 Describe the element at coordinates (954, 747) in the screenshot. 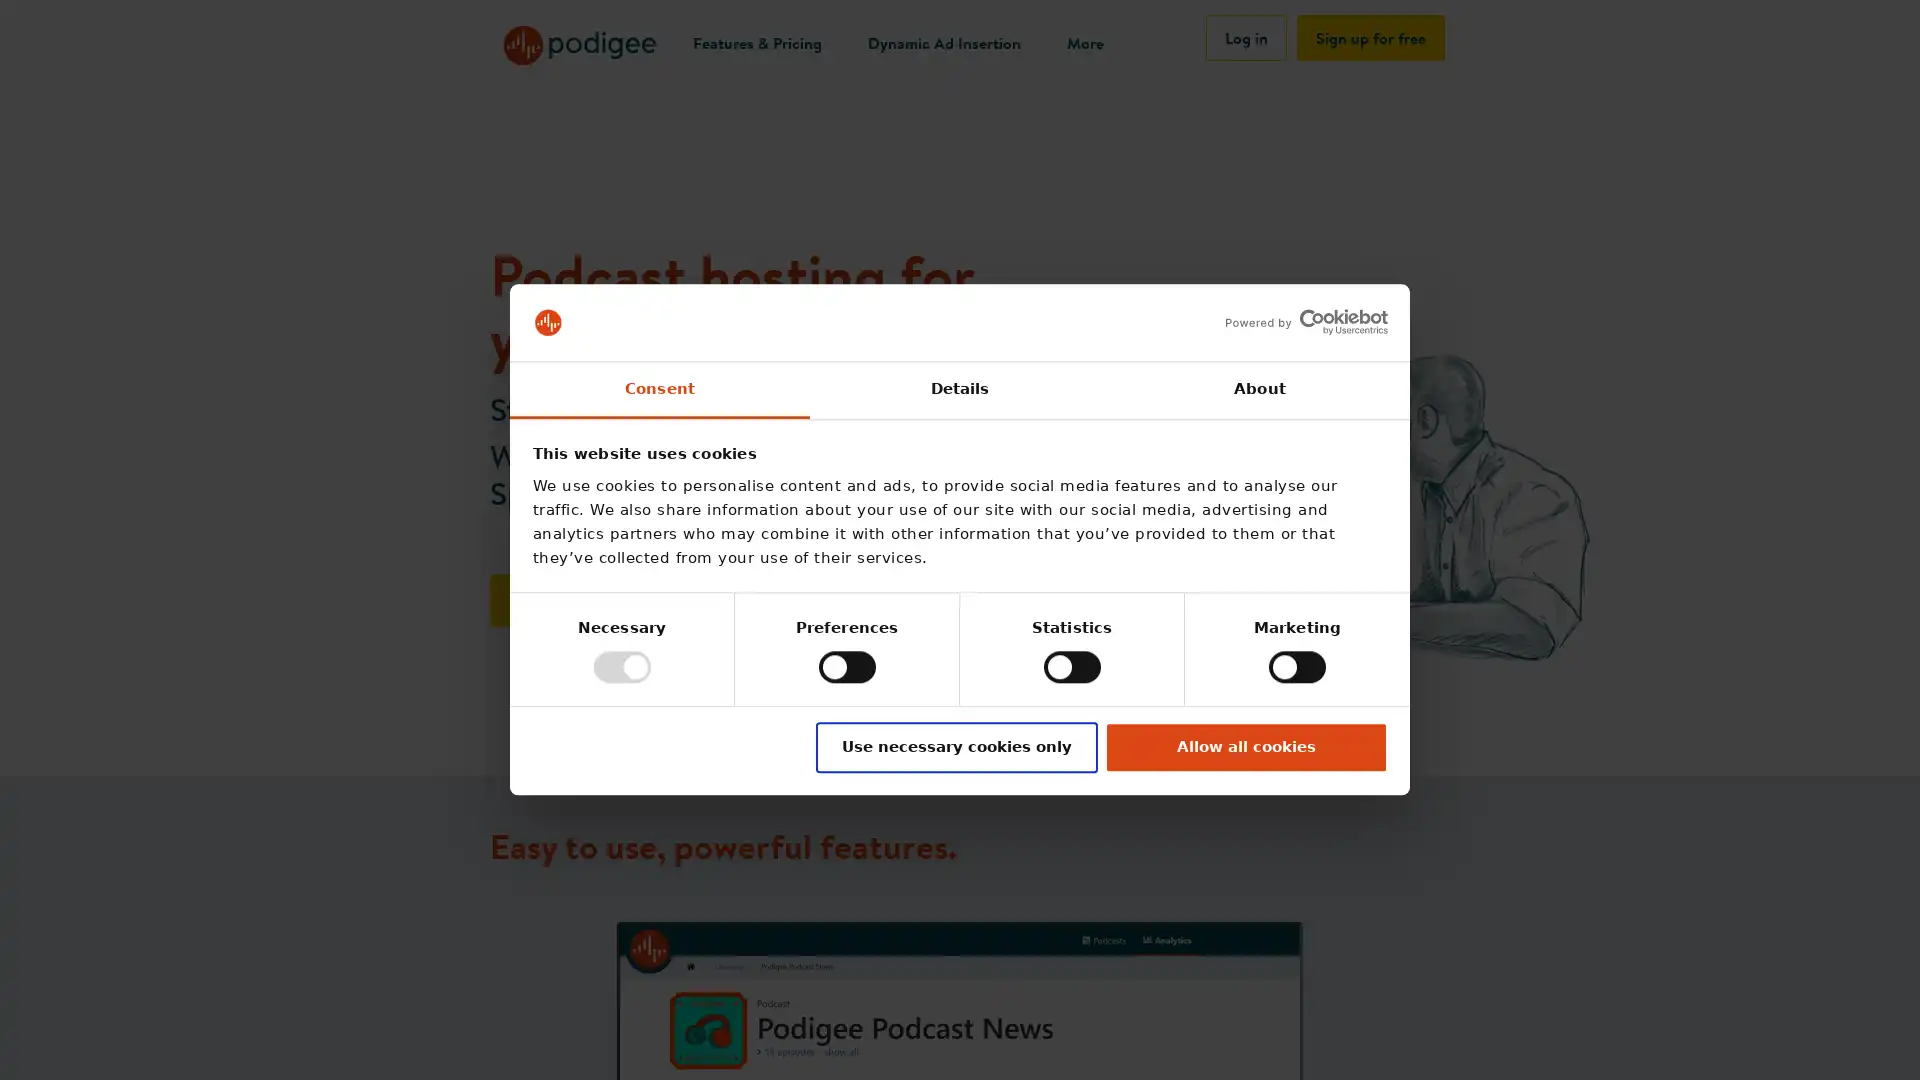

I see `Use necessary cookies only` at that location.